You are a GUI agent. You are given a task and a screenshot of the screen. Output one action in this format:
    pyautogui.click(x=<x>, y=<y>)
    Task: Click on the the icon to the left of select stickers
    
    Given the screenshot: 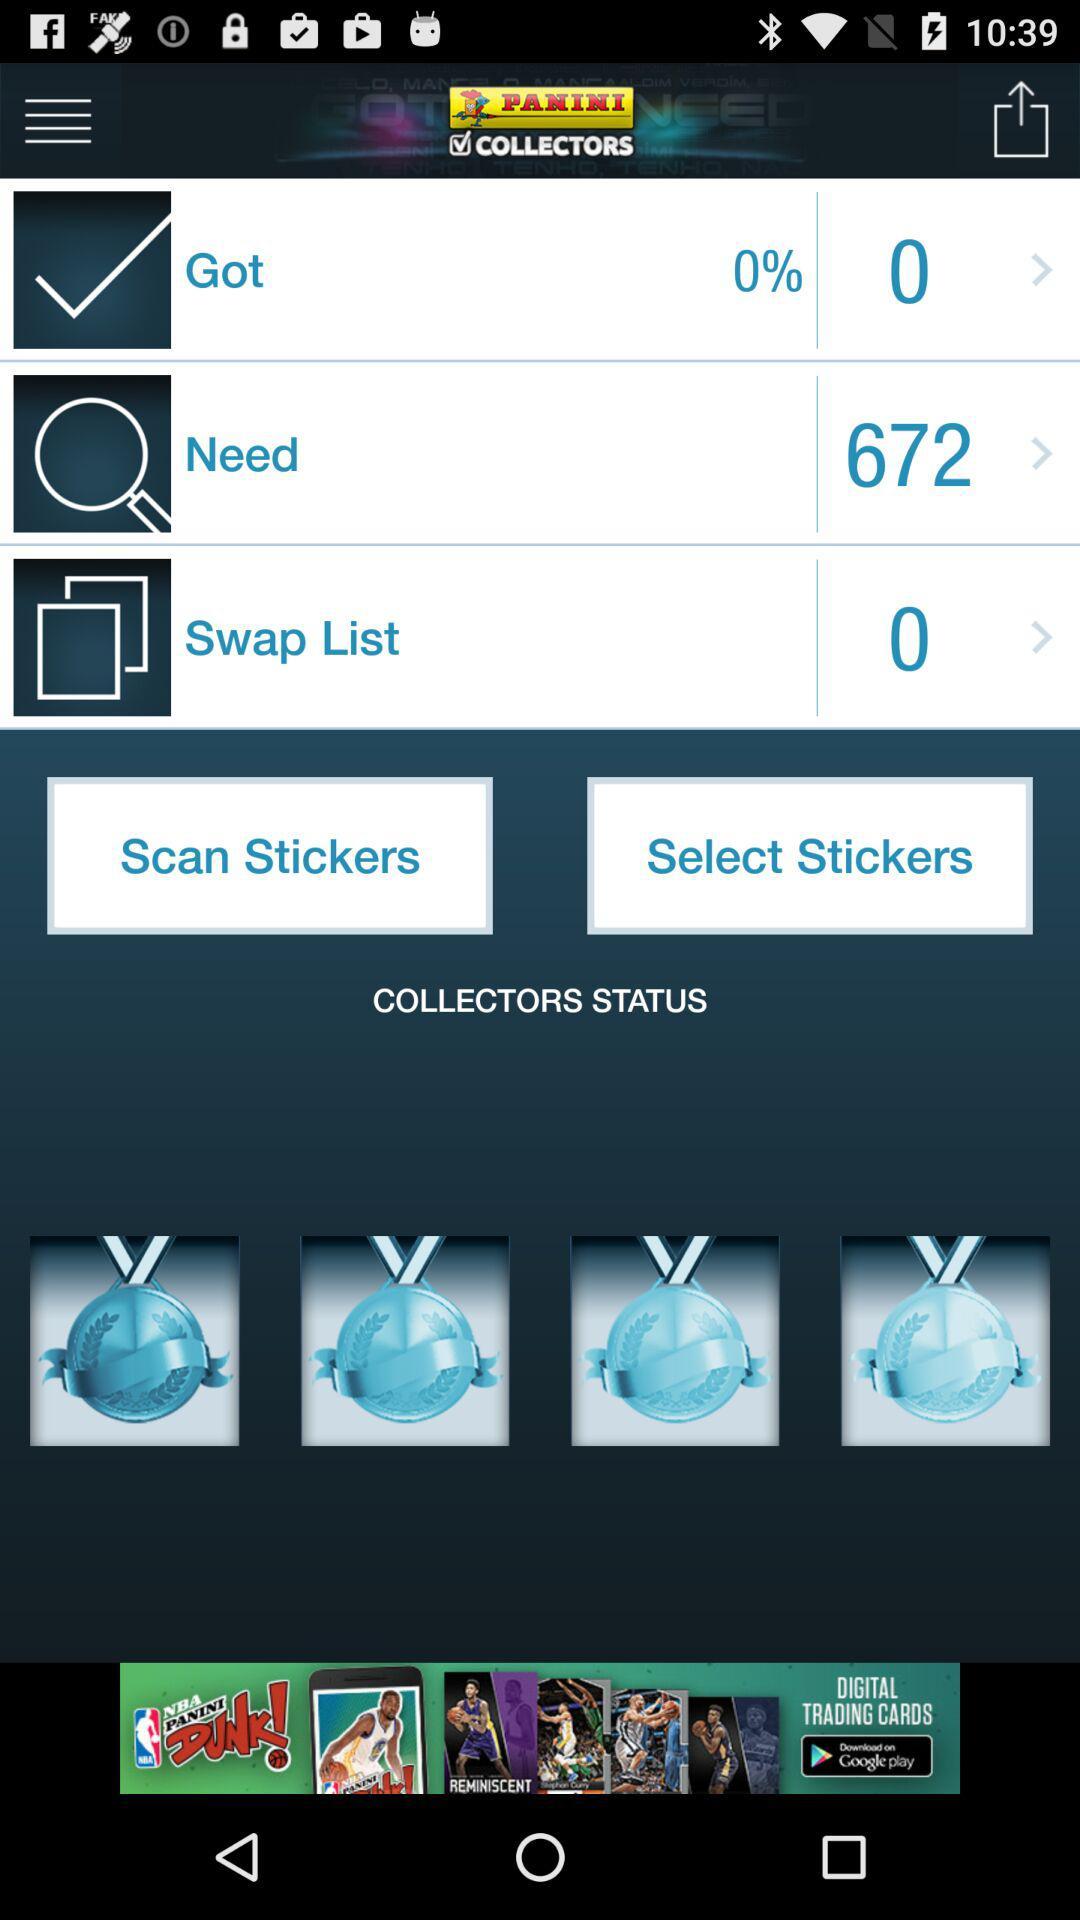 What is the action you would take?
    pyautogui.click(x=270, y=855)
    